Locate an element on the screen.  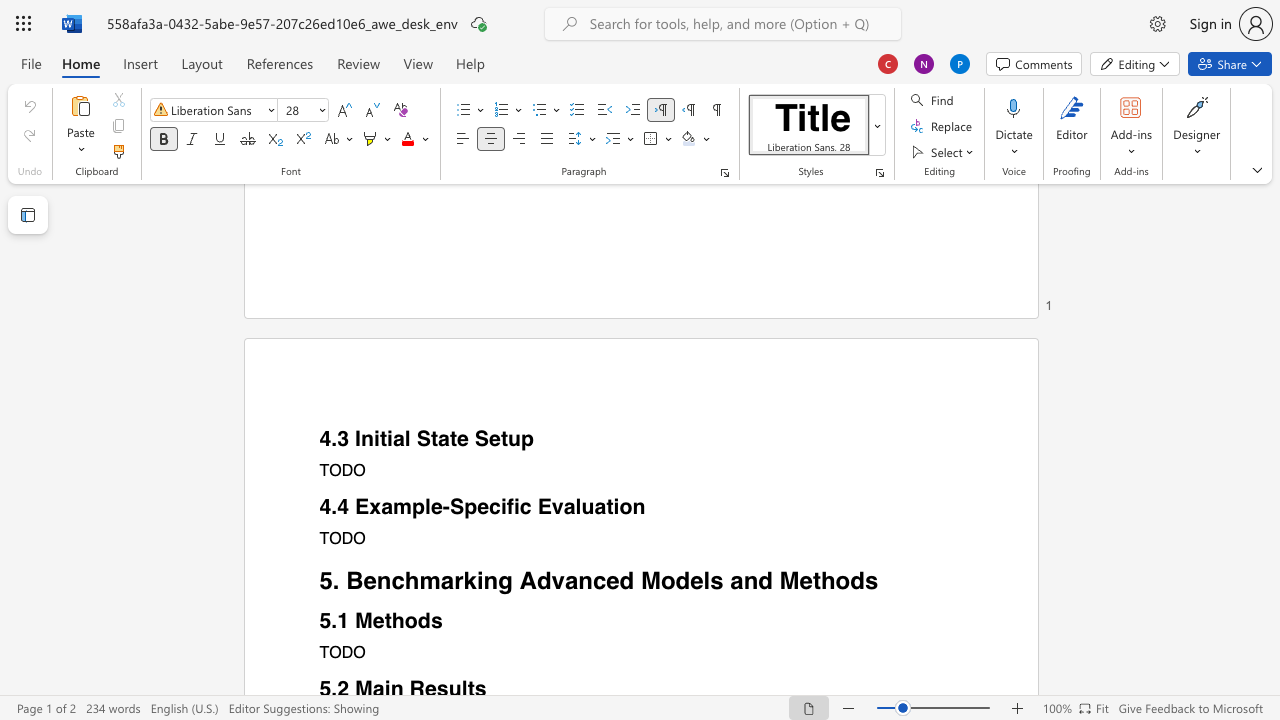
the subset text "l S" within the text "4.3 Initial State Setup" is located at coordinates (403, 438).